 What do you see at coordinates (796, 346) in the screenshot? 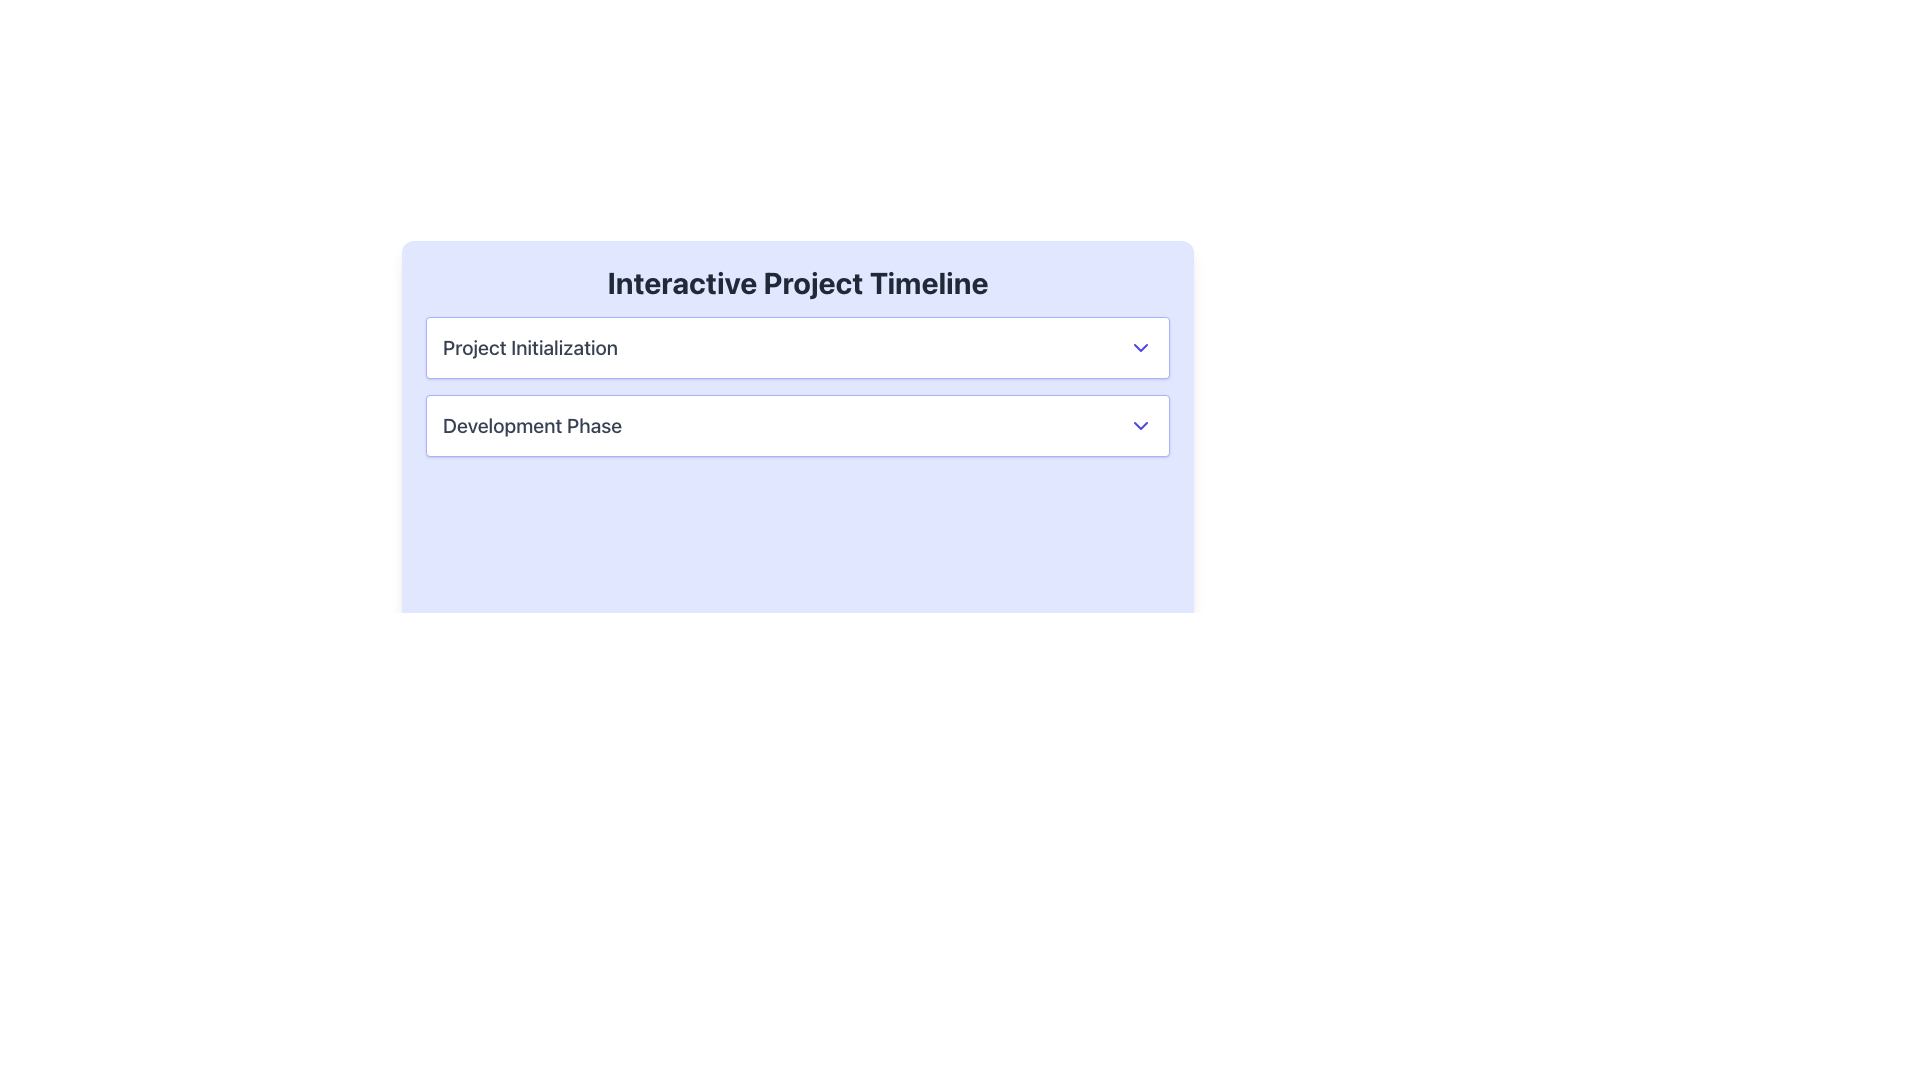
I see `the first dropdown list item in the 'Interactive Project Timeline' panel` at bounding box center [796, 346].